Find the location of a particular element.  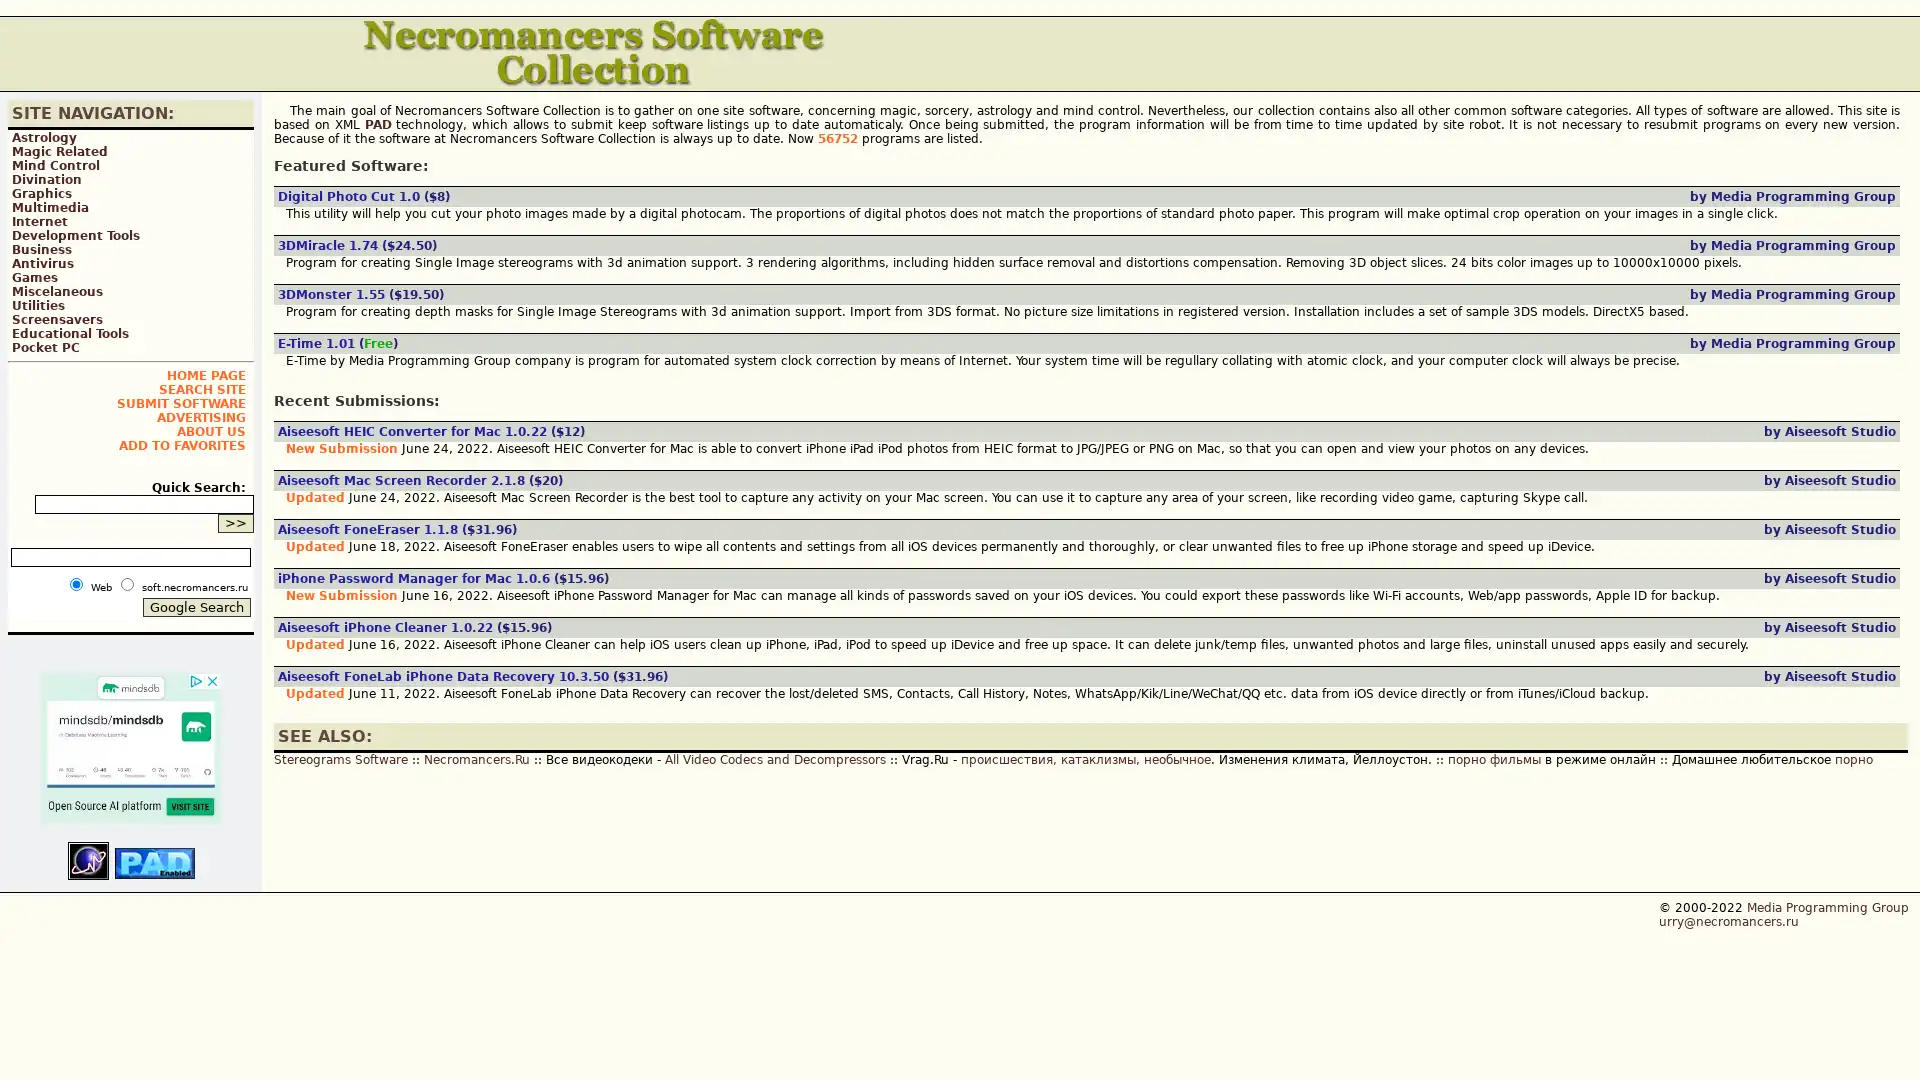

>> is located at coordinates (235, 522).